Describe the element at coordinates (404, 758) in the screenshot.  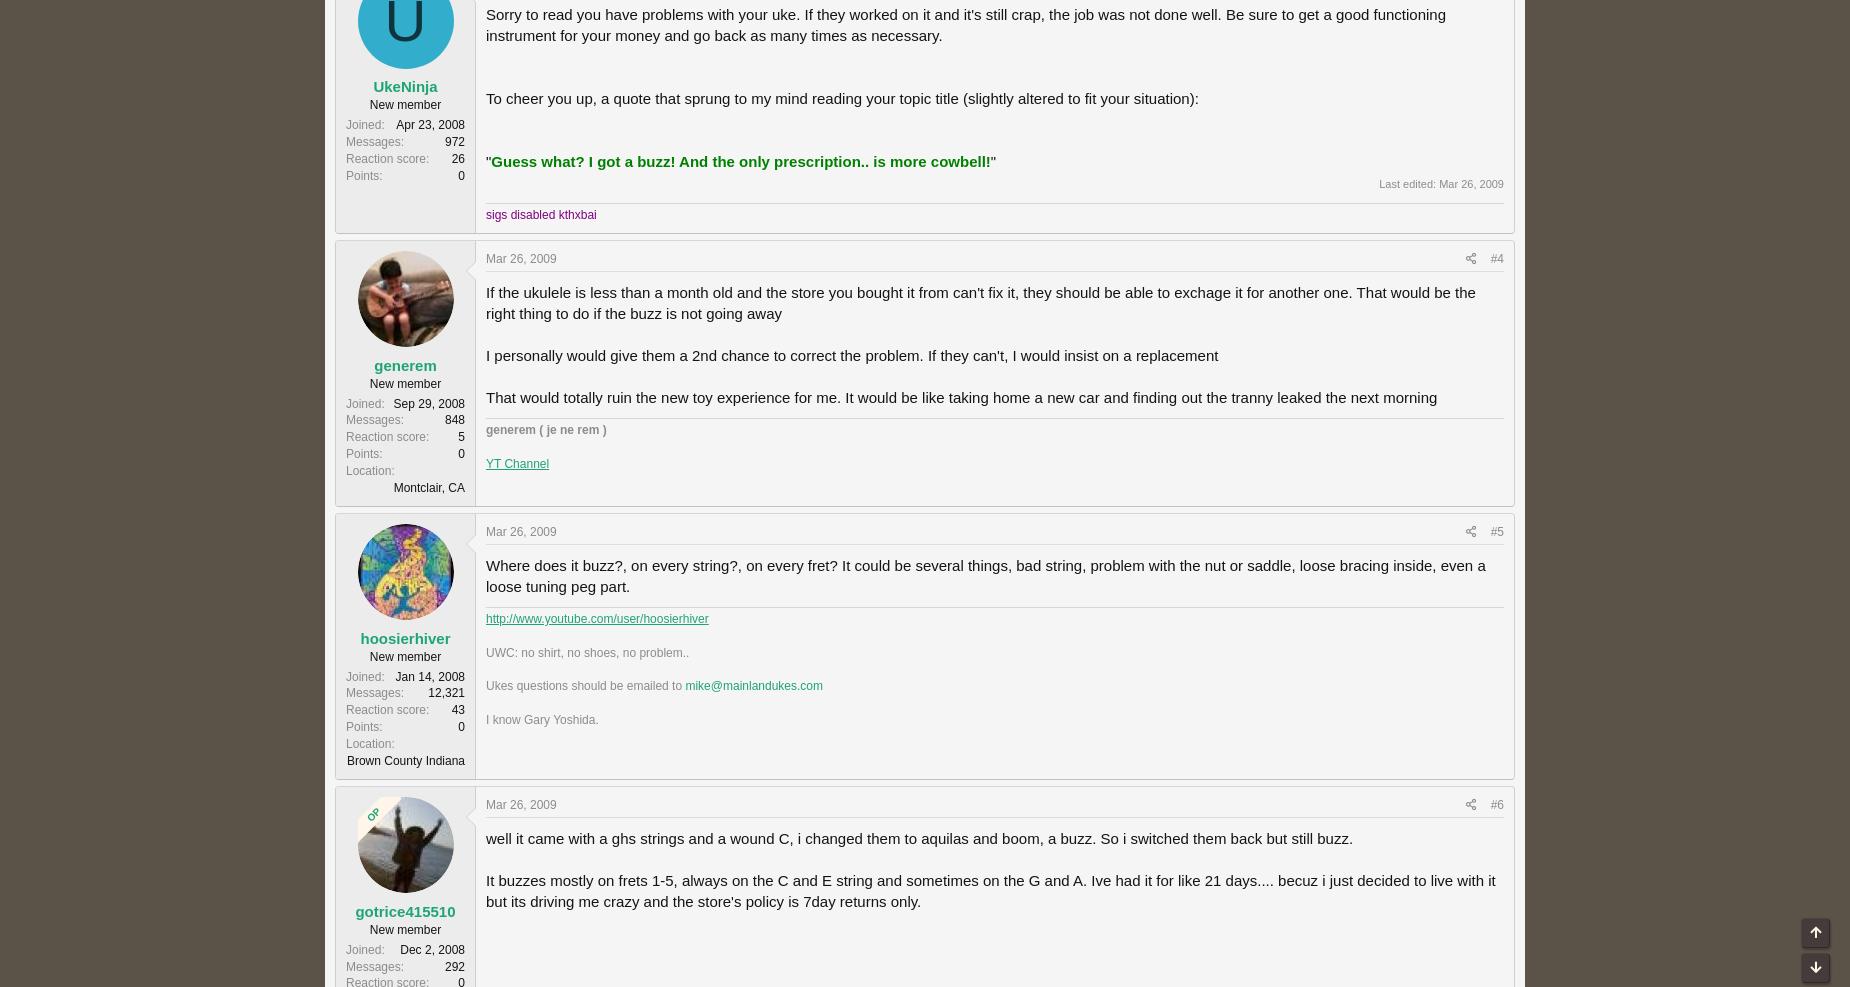
I see `'Brown County Indiana'` at that location.